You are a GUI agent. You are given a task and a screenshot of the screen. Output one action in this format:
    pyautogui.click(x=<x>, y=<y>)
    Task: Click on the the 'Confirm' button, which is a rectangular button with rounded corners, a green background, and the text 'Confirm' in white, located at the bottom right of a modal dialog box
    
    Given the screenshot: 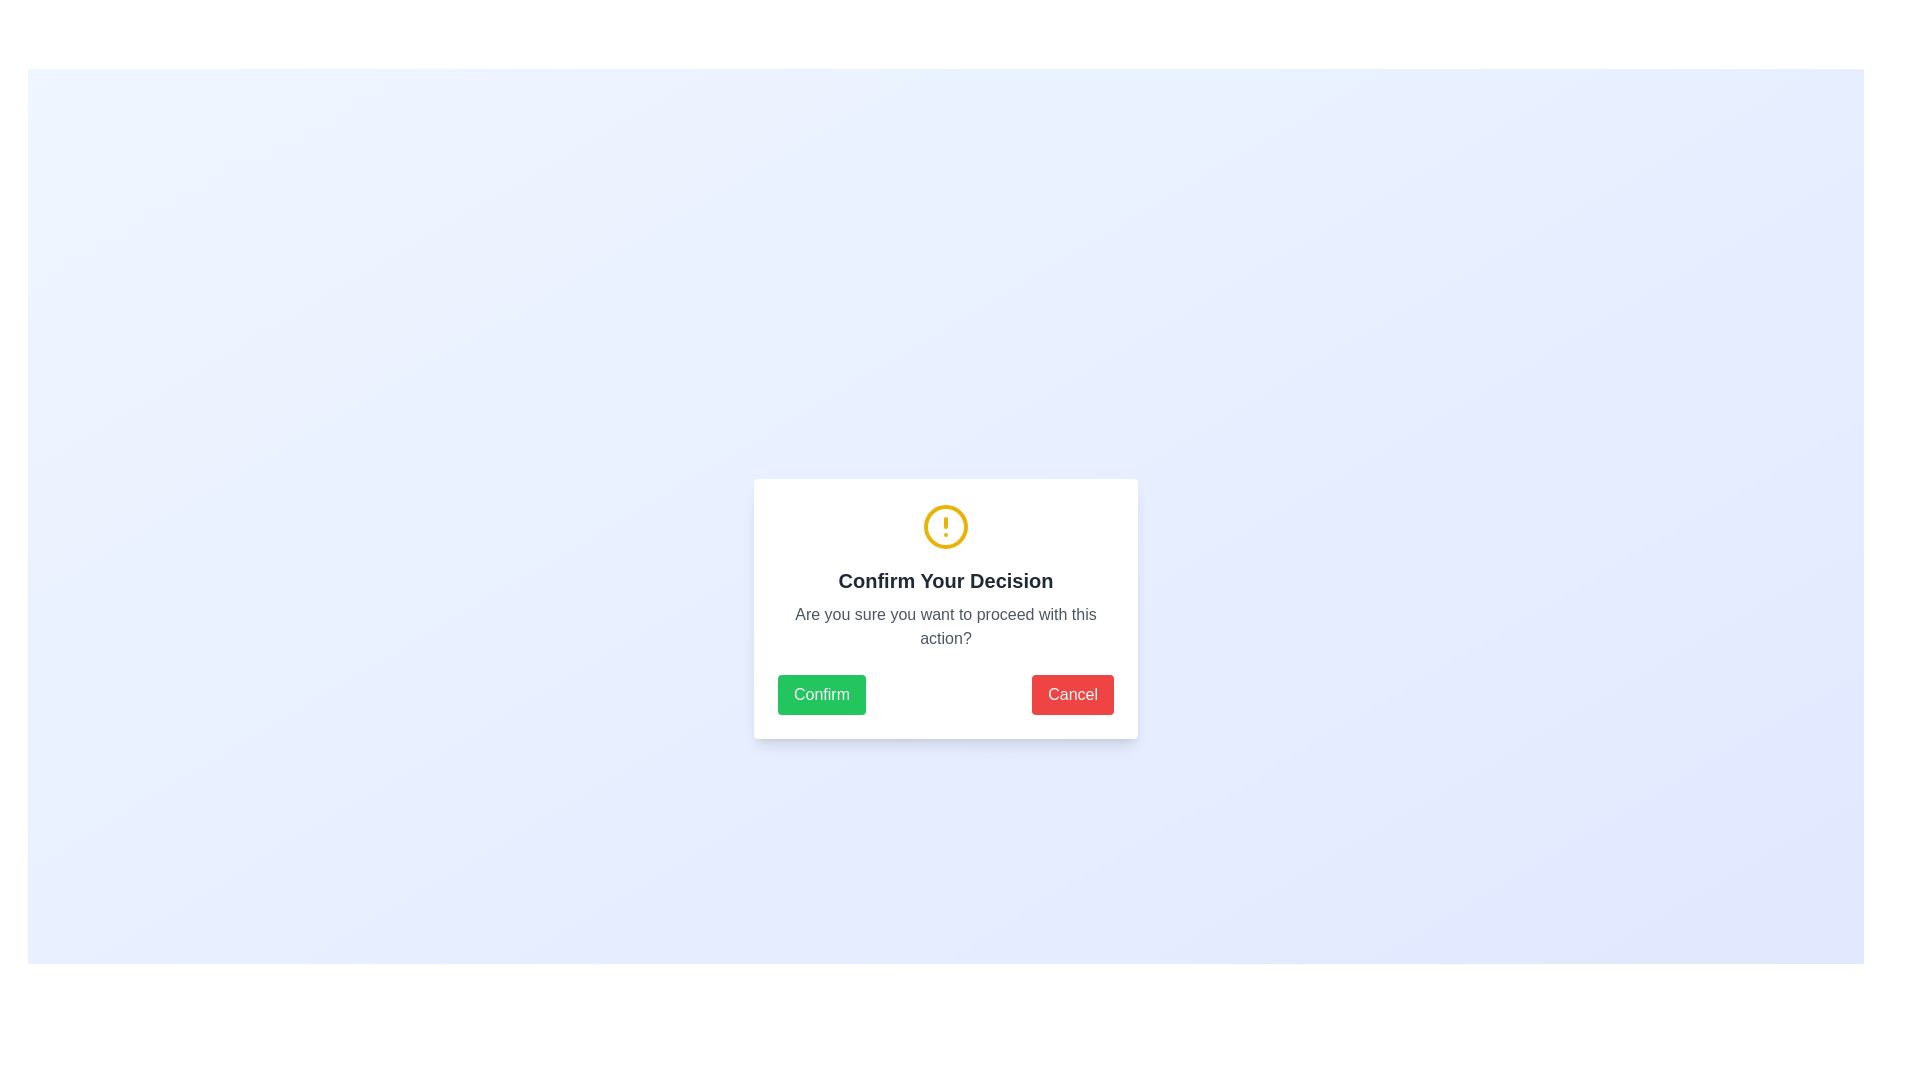 What is the action you would take?
    pyautogui.click(x=821, y=693)
    